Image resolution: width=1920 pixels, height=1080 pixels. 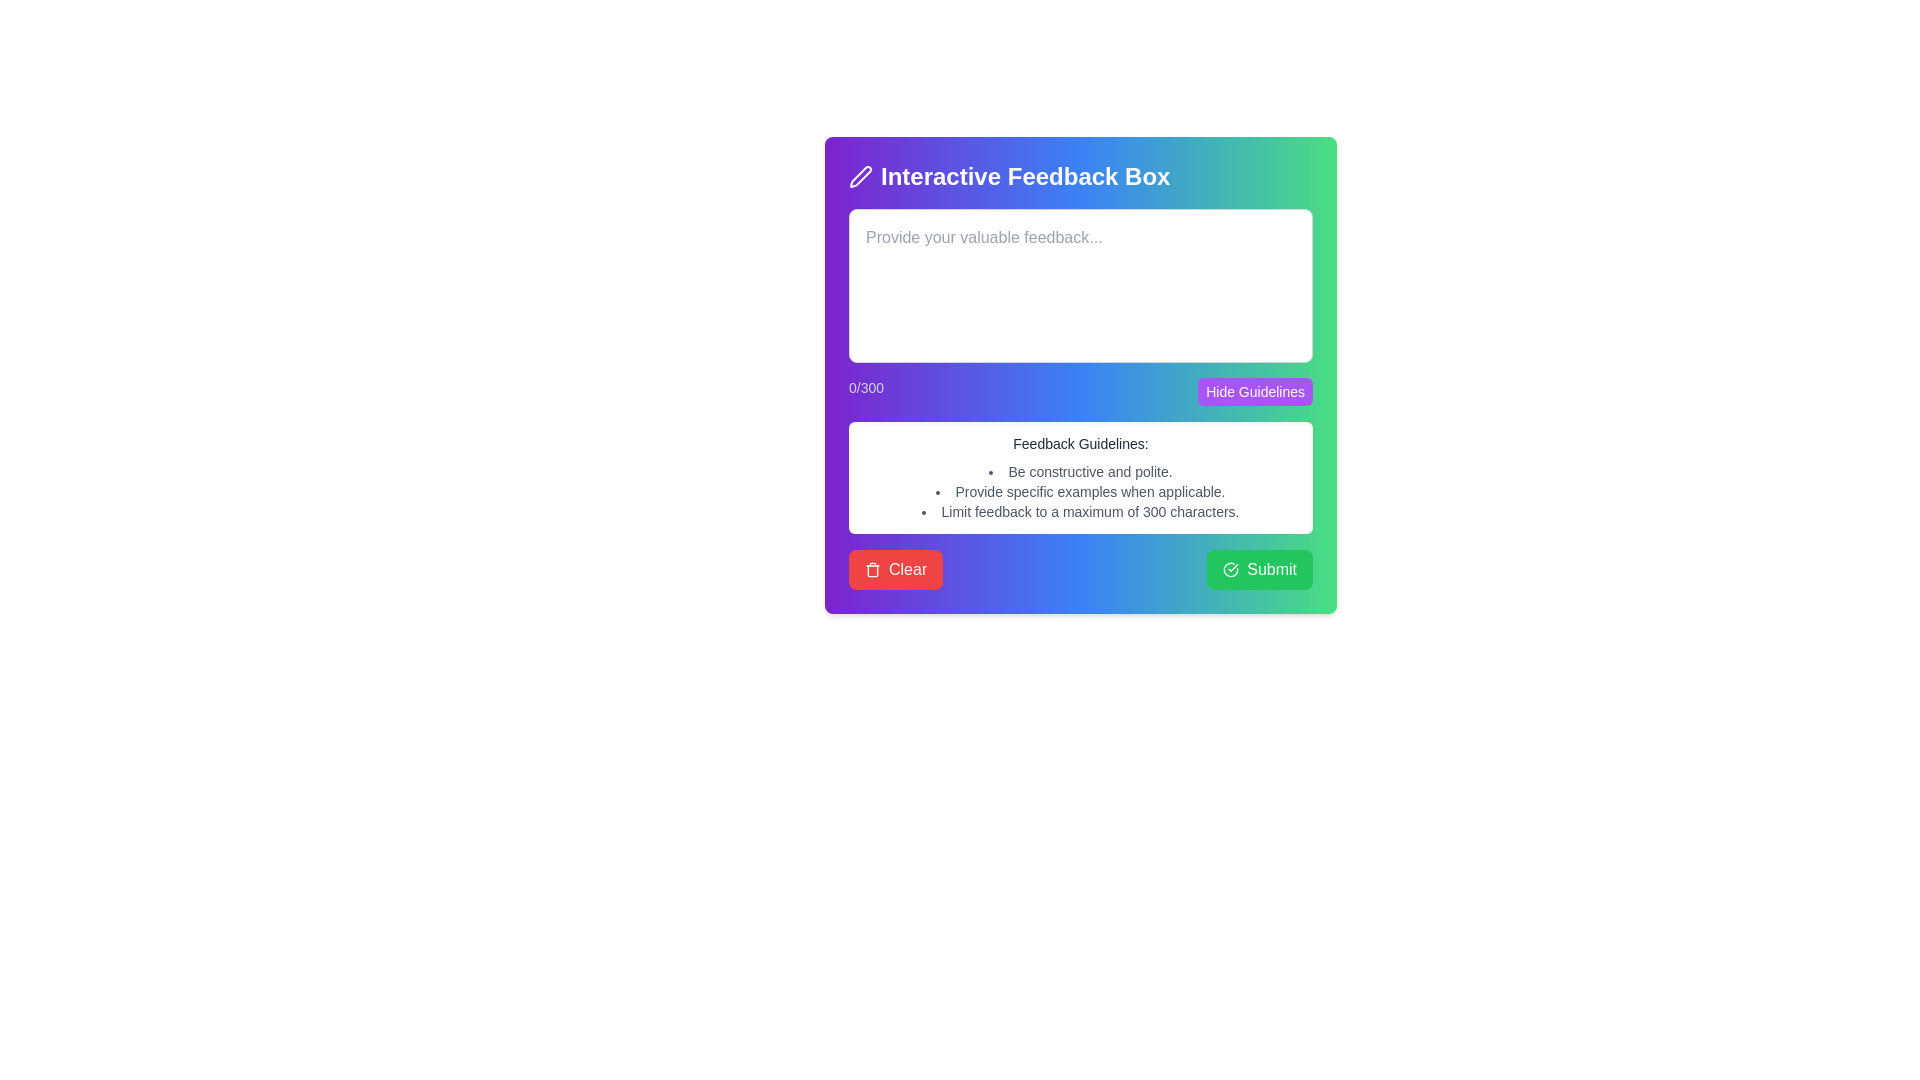 What do you see at coordinates (1079, 374) in the screenshot?
I see `the 'Clear' button located at the bottom of the vibrant gradient feedback form, which is near the center of the feedback interface` at bounding box center [1079, 374].